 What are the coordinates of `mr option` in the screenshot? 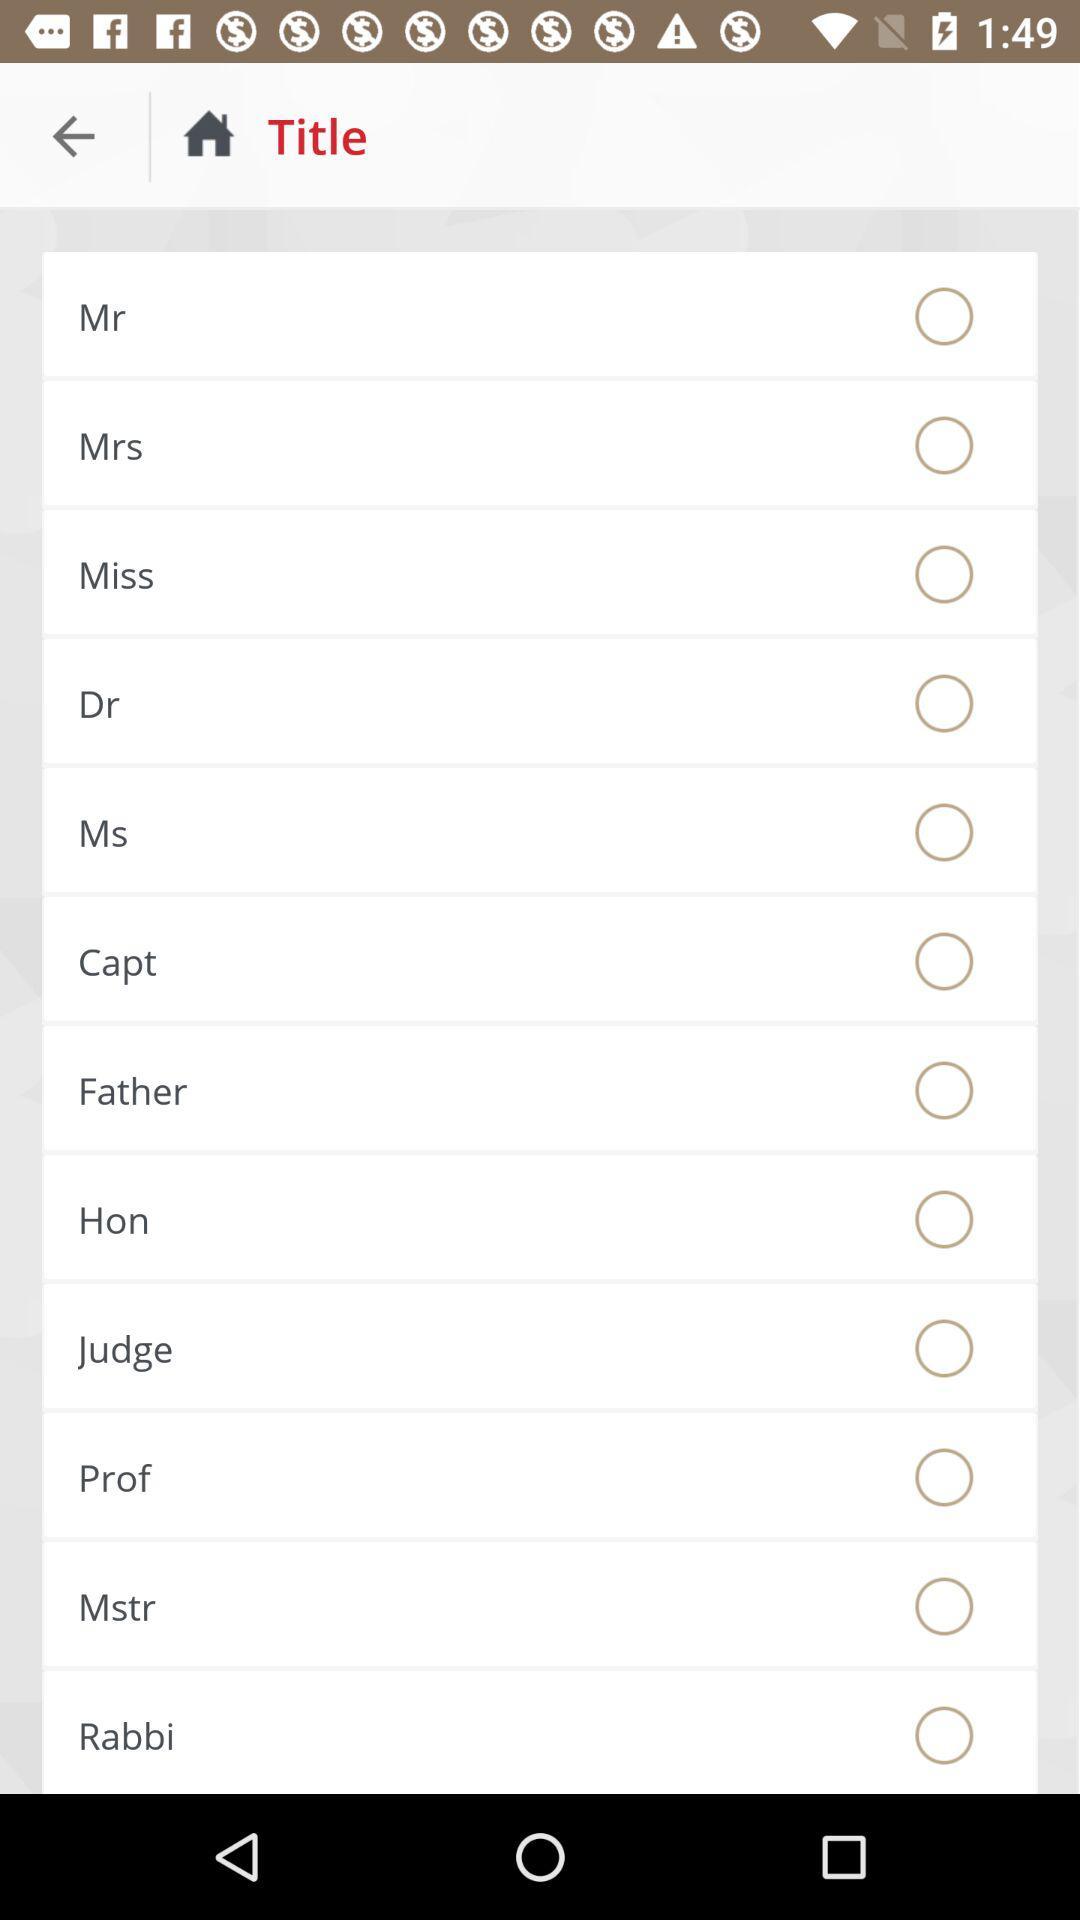 It's located at (944, 315).